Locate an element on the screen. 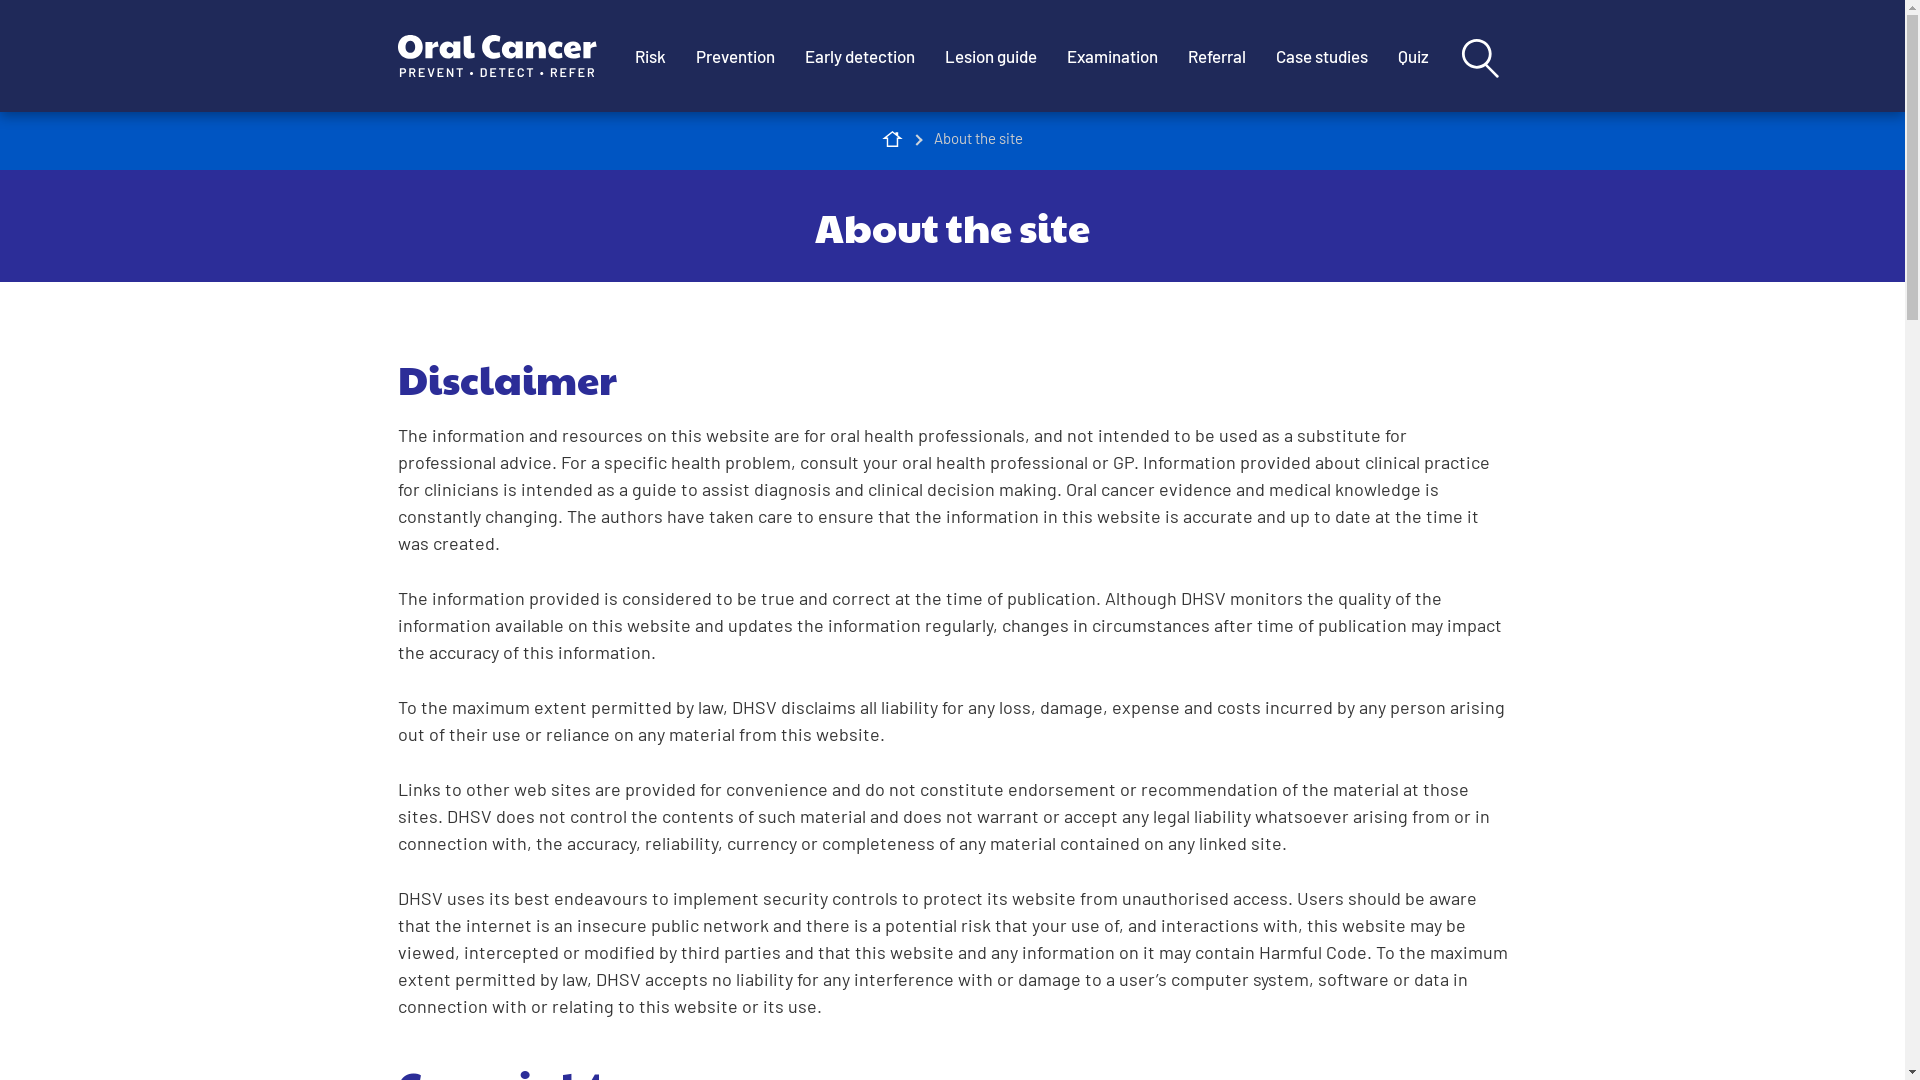 The width and height of the screenshot is (1920, 1080). 'Prevention' is located at coordinates (733, 55).